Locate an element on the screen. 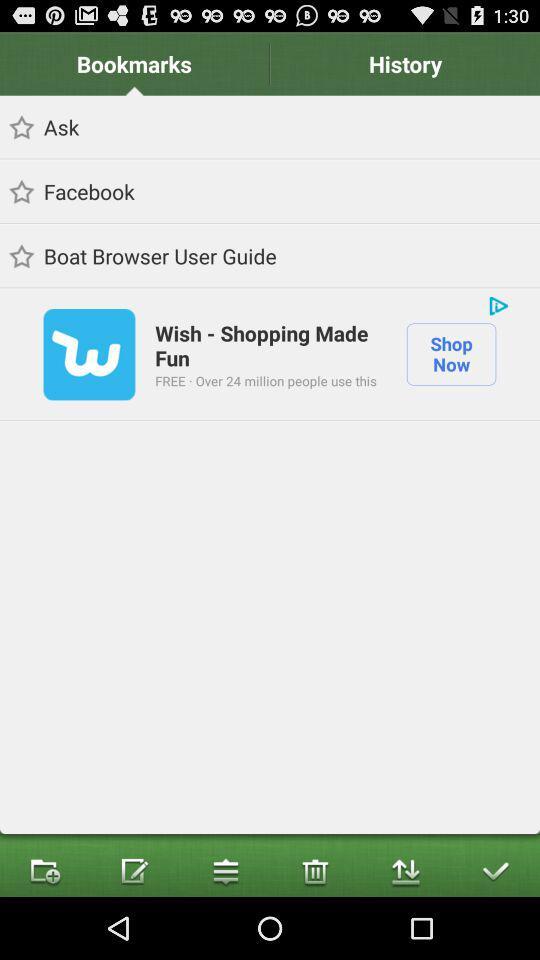  the icon to the left of shop now app is located at coordinates (266, 379).